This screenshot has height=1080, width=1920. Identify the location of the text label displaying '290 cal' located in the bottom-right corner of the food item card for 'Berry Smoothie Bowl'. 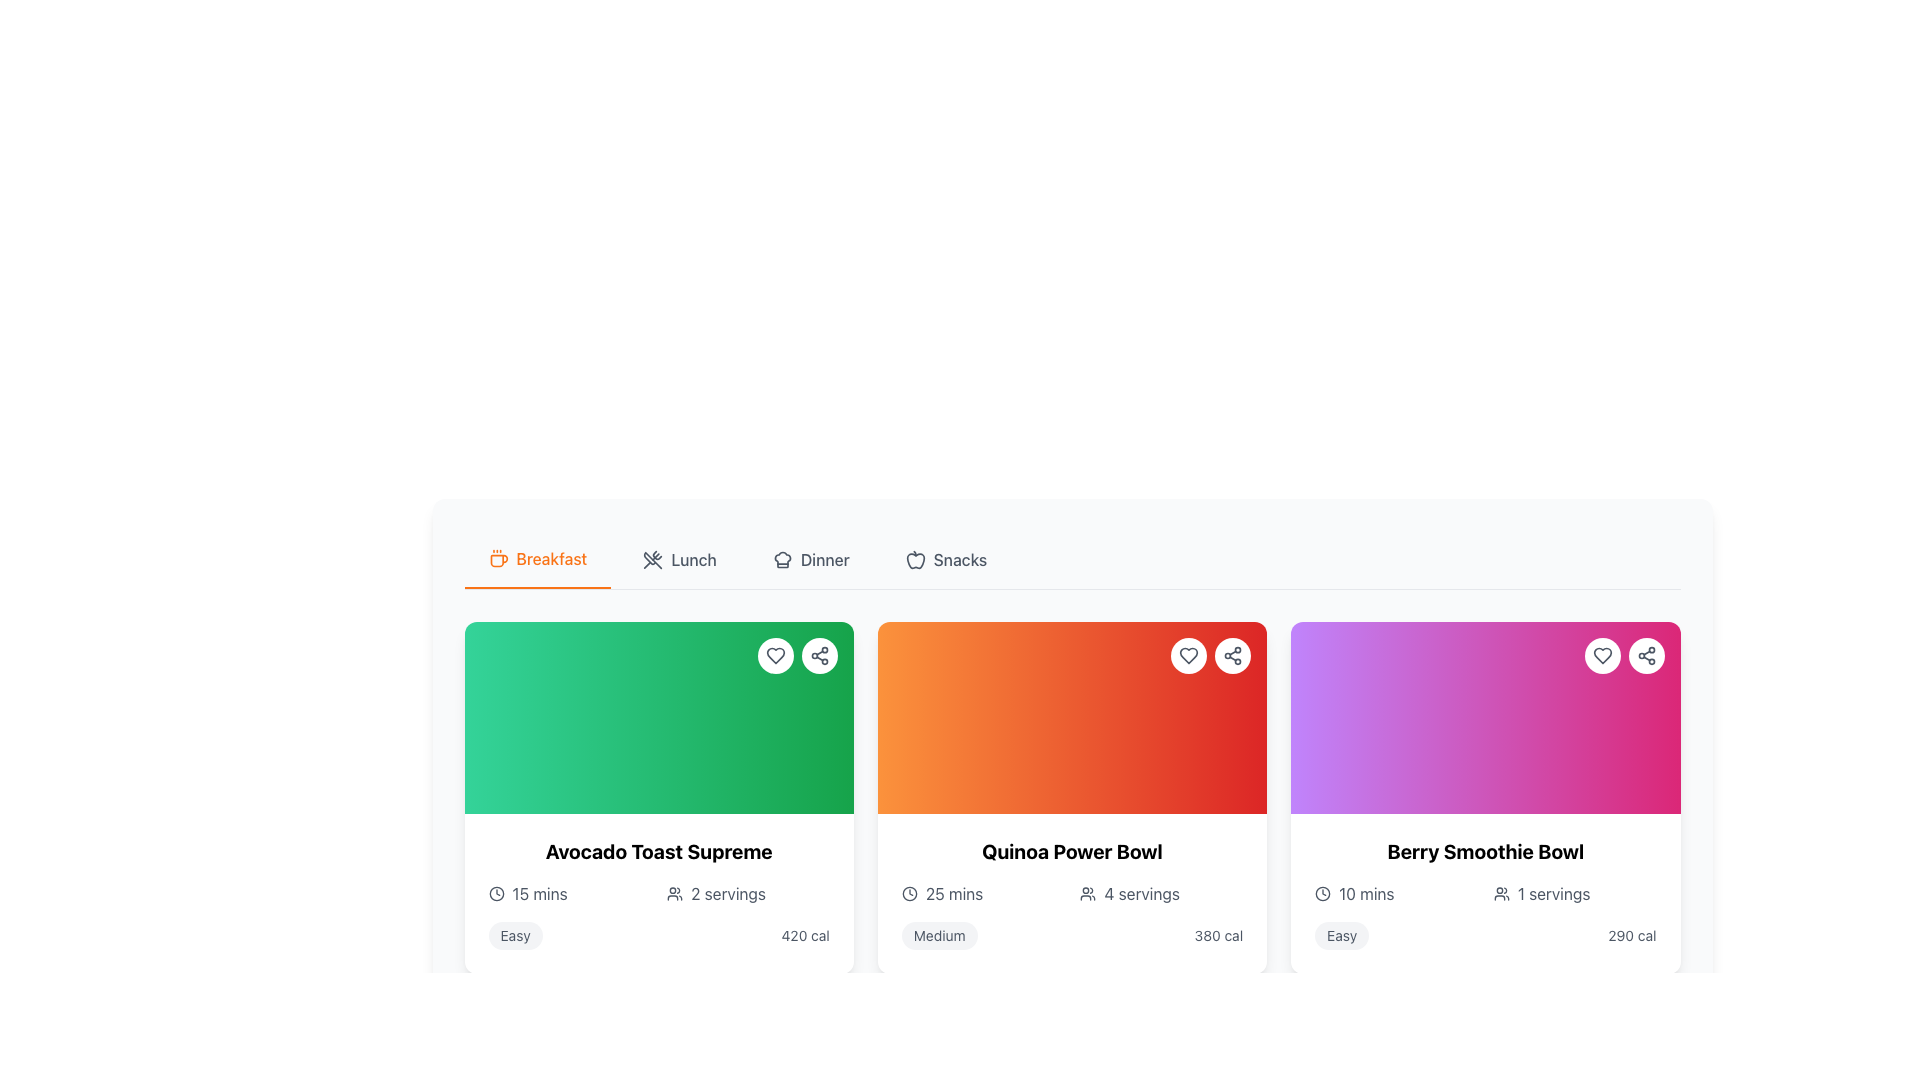
(1632, 936).